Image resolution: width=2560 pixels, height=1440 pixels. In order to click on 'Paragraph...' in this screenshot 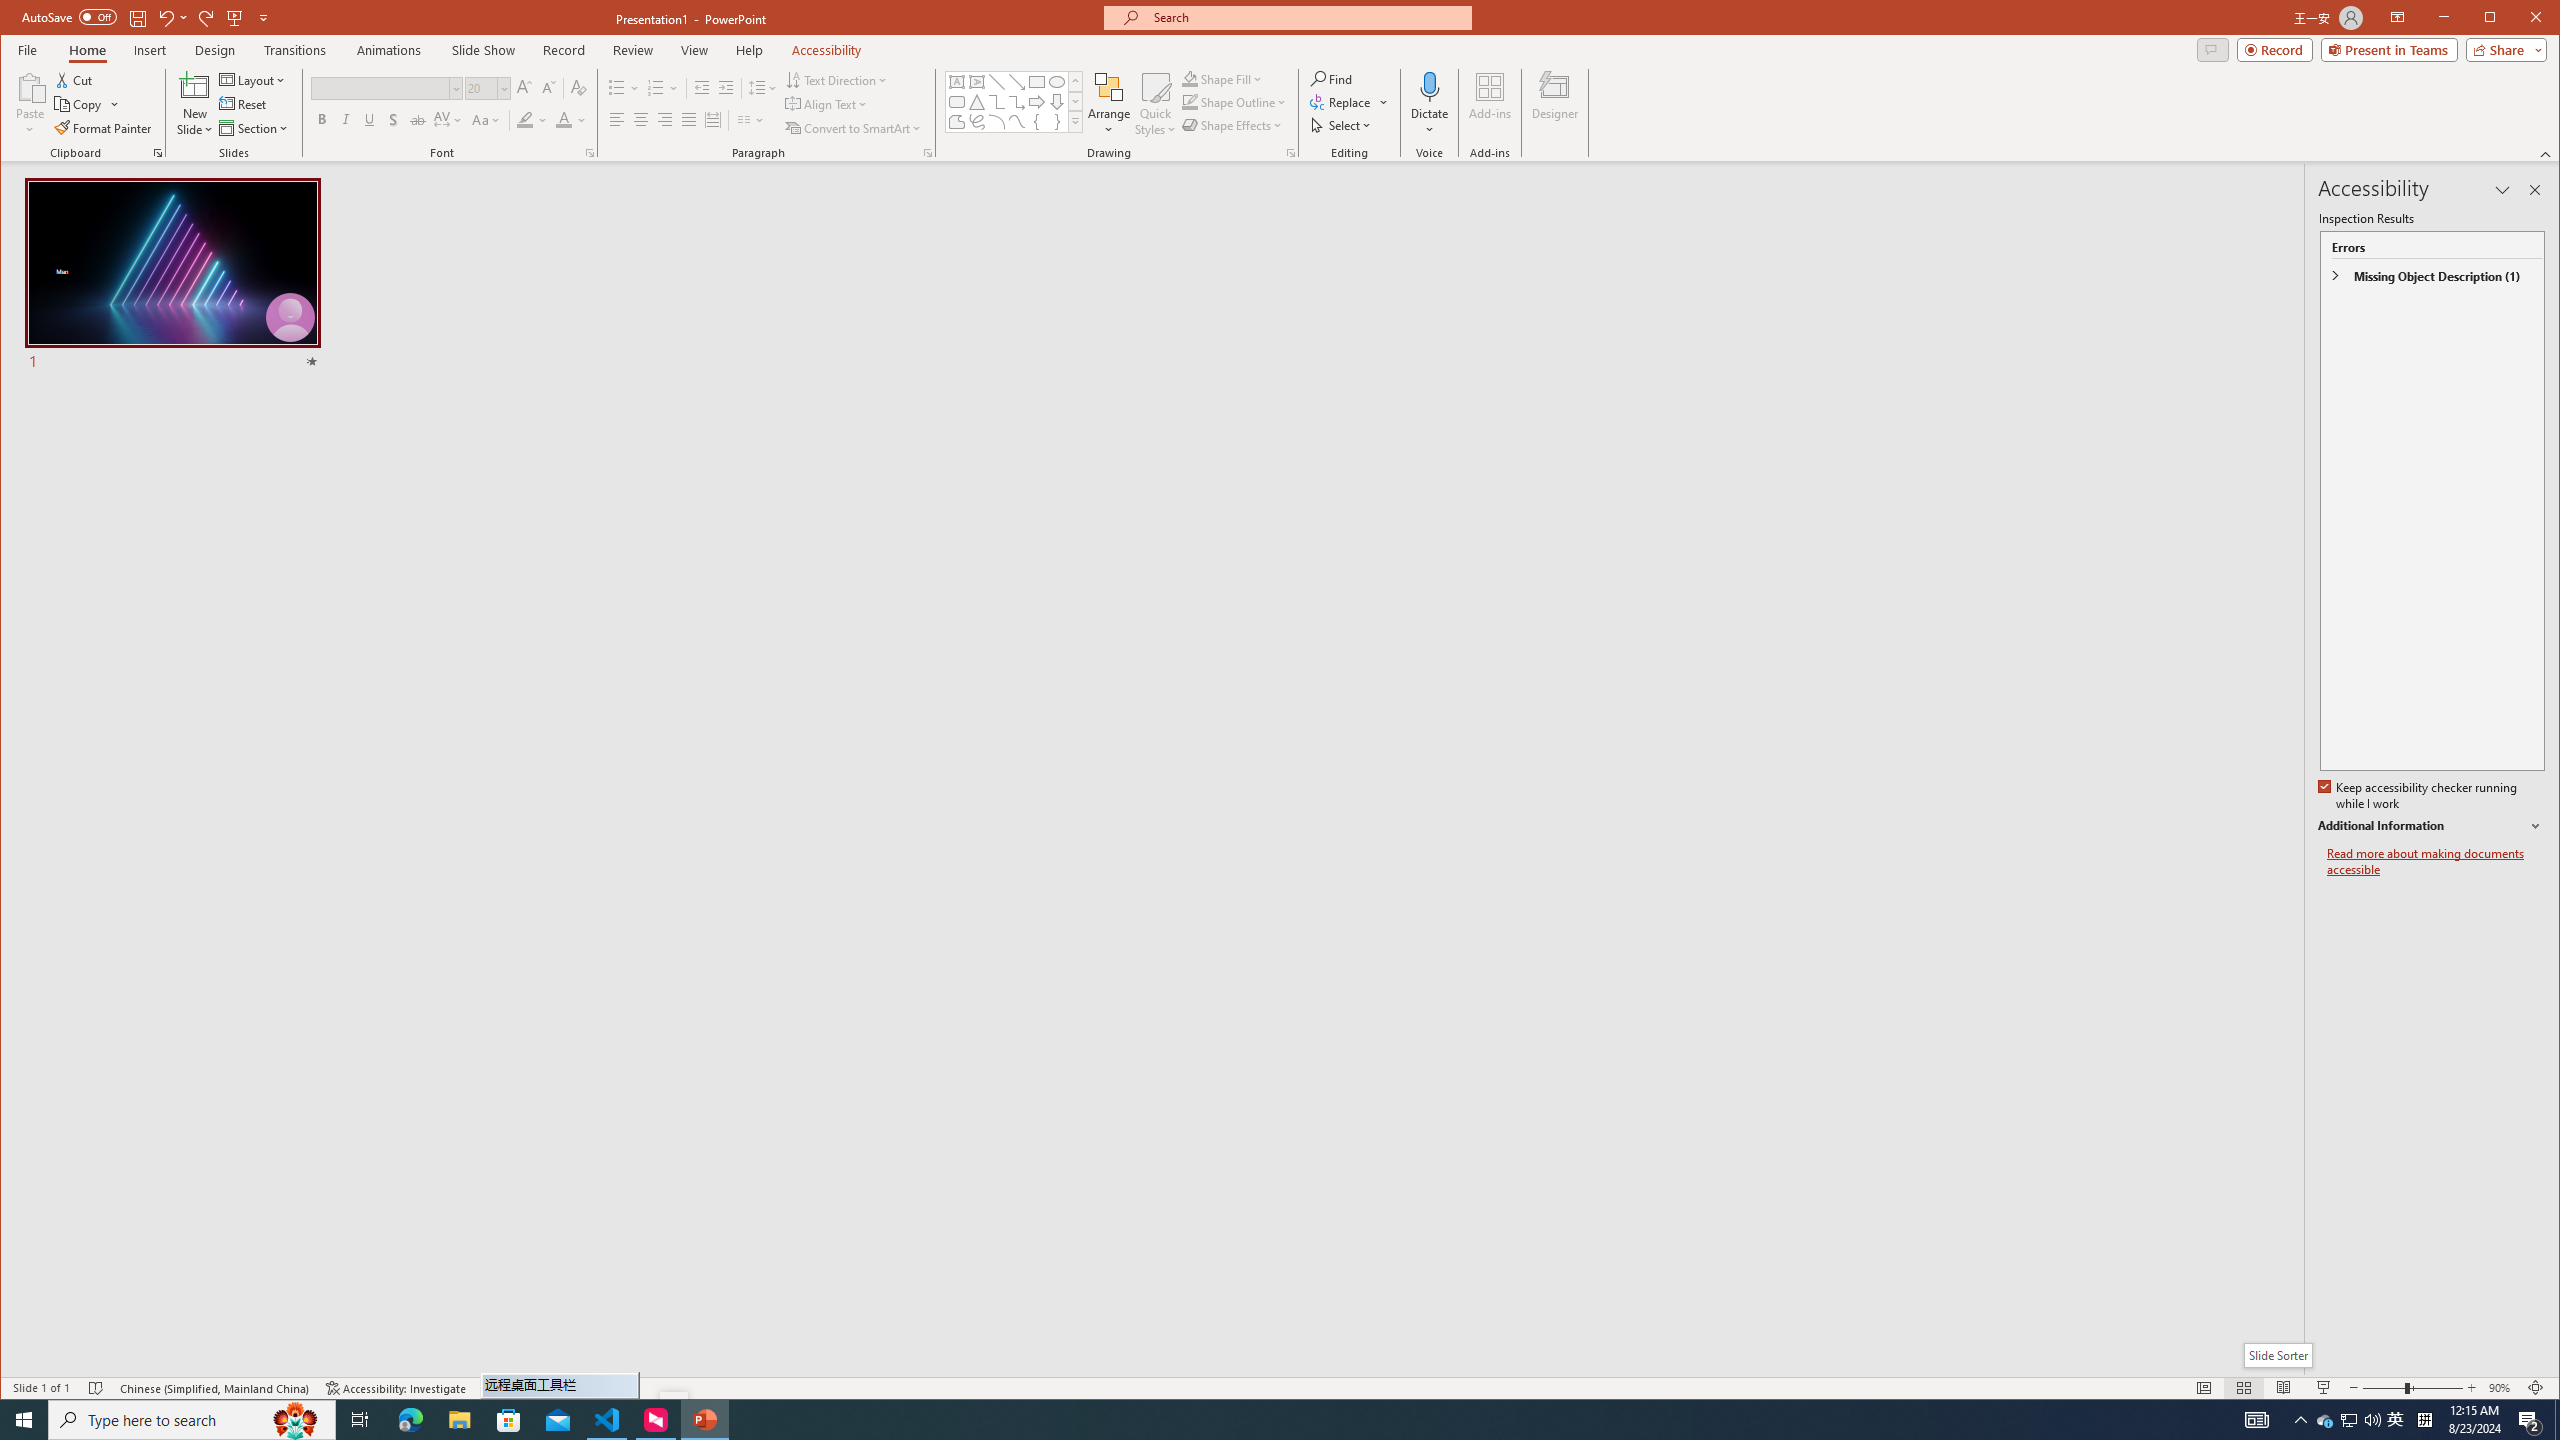, I will do `click(928, 153)`.